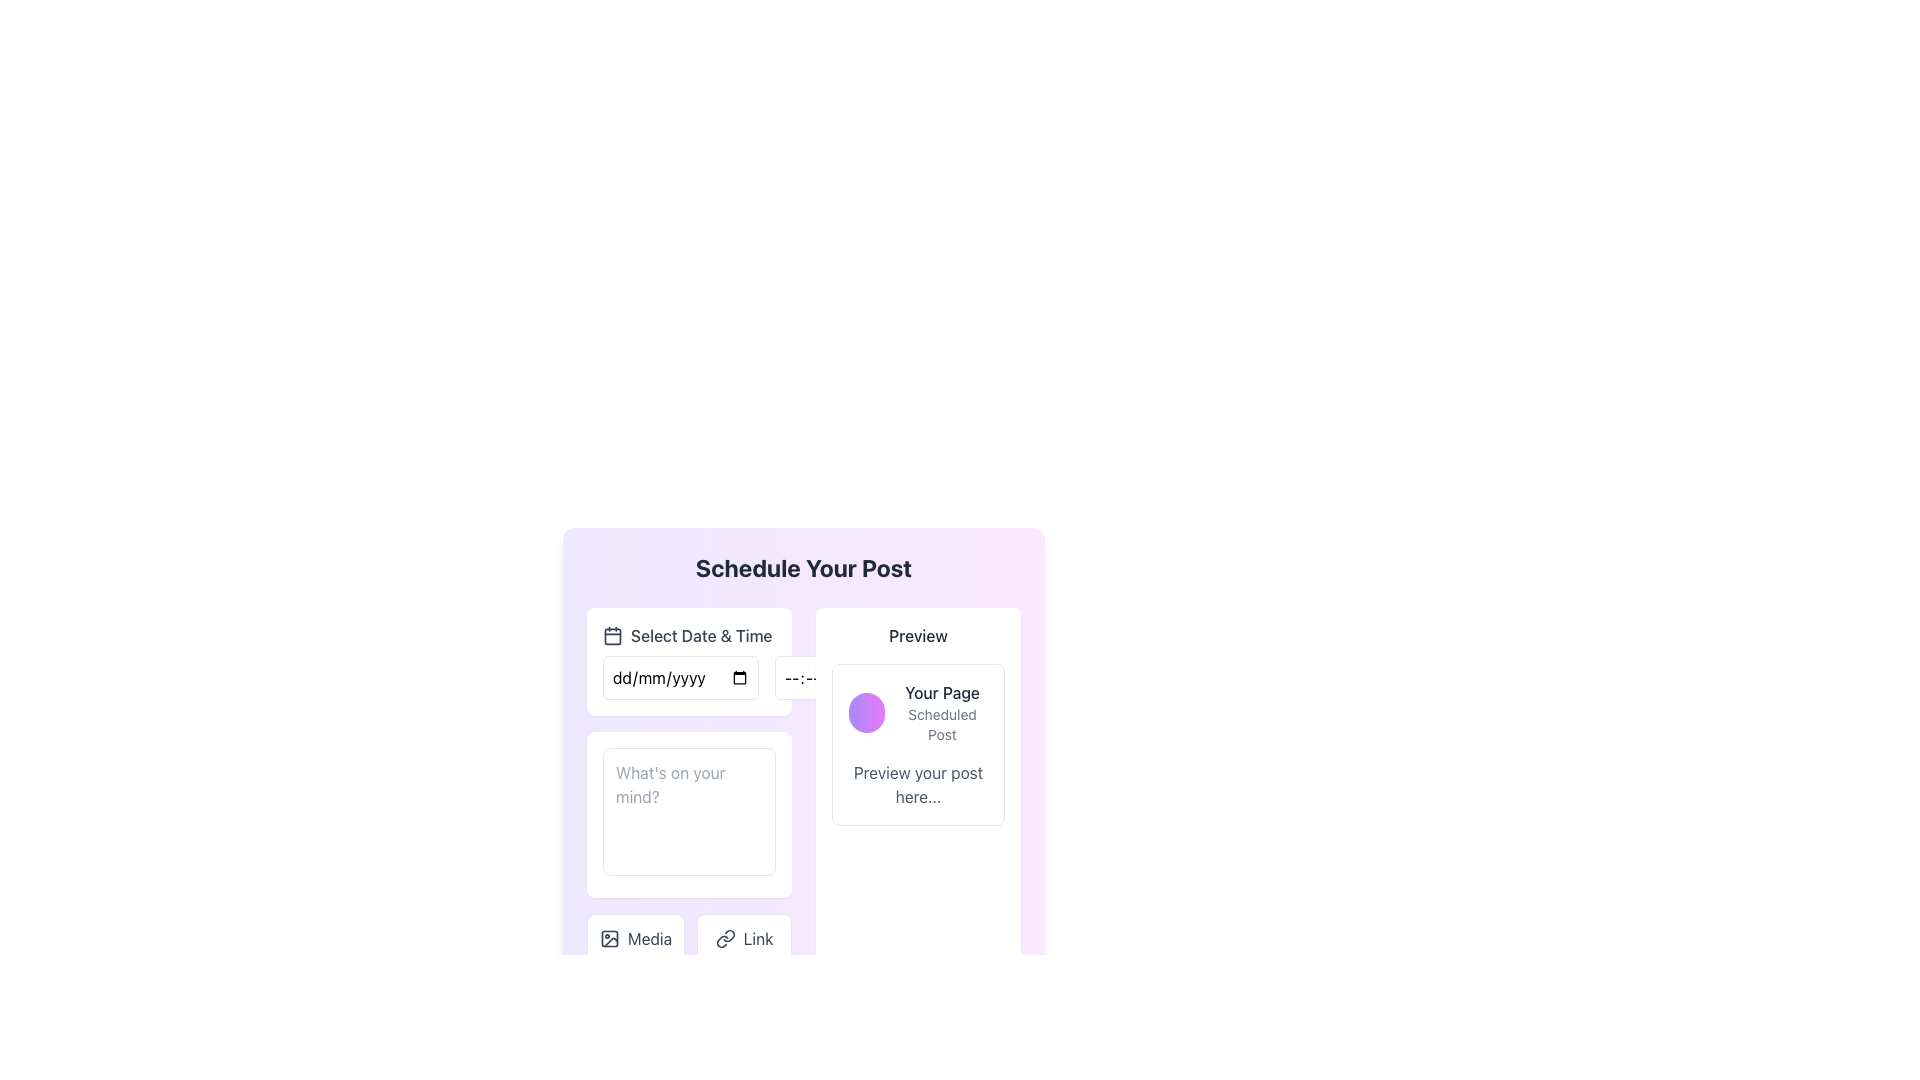 The width and height of the screenshot is (1920, 1080). I want to click on the calendar icon element, so click(612, 636).